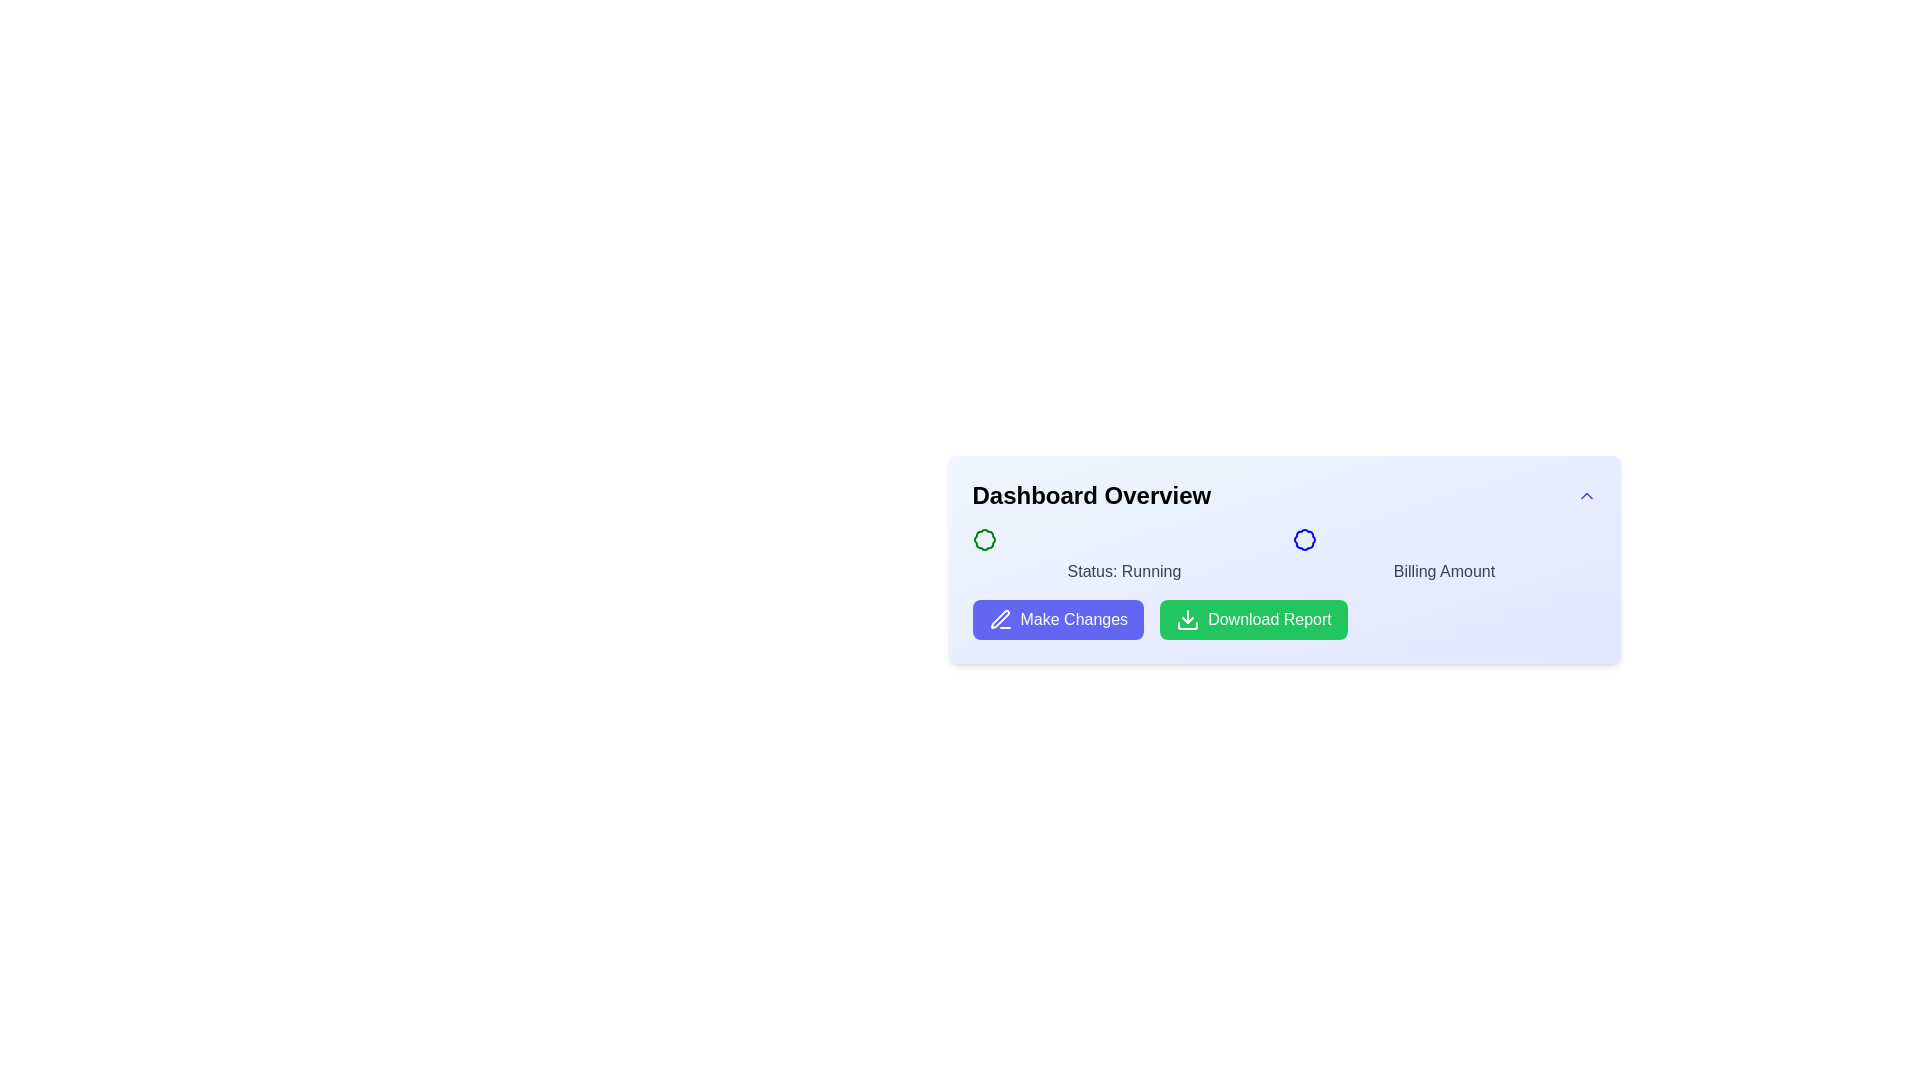 The height and width of the screenshot is (1080, 1920). I want to click on the button with a chevron-up icon located at the upper-right corner of the Dashboard Overview section, so click(1585, 495).